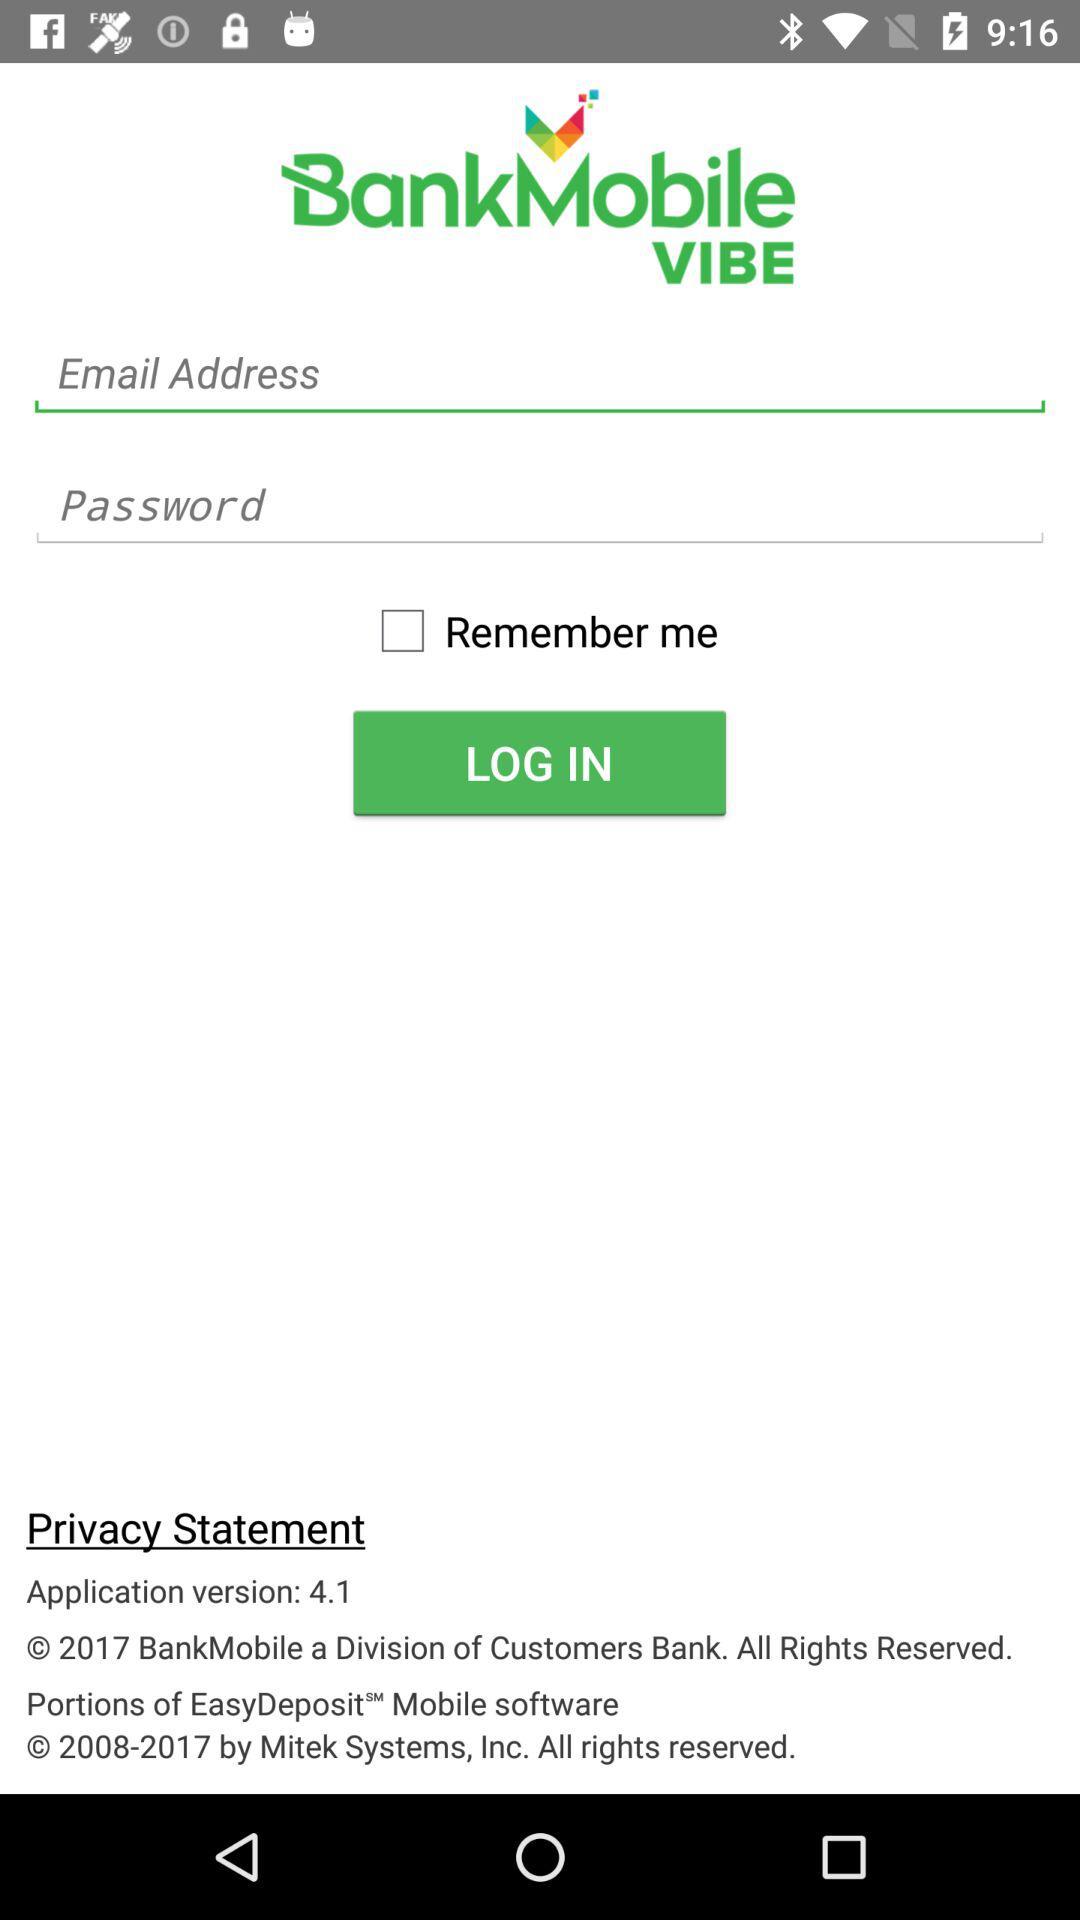 This screenshot has height=1920, width=1080. I want to click on shows type email address, so click(540, 373).